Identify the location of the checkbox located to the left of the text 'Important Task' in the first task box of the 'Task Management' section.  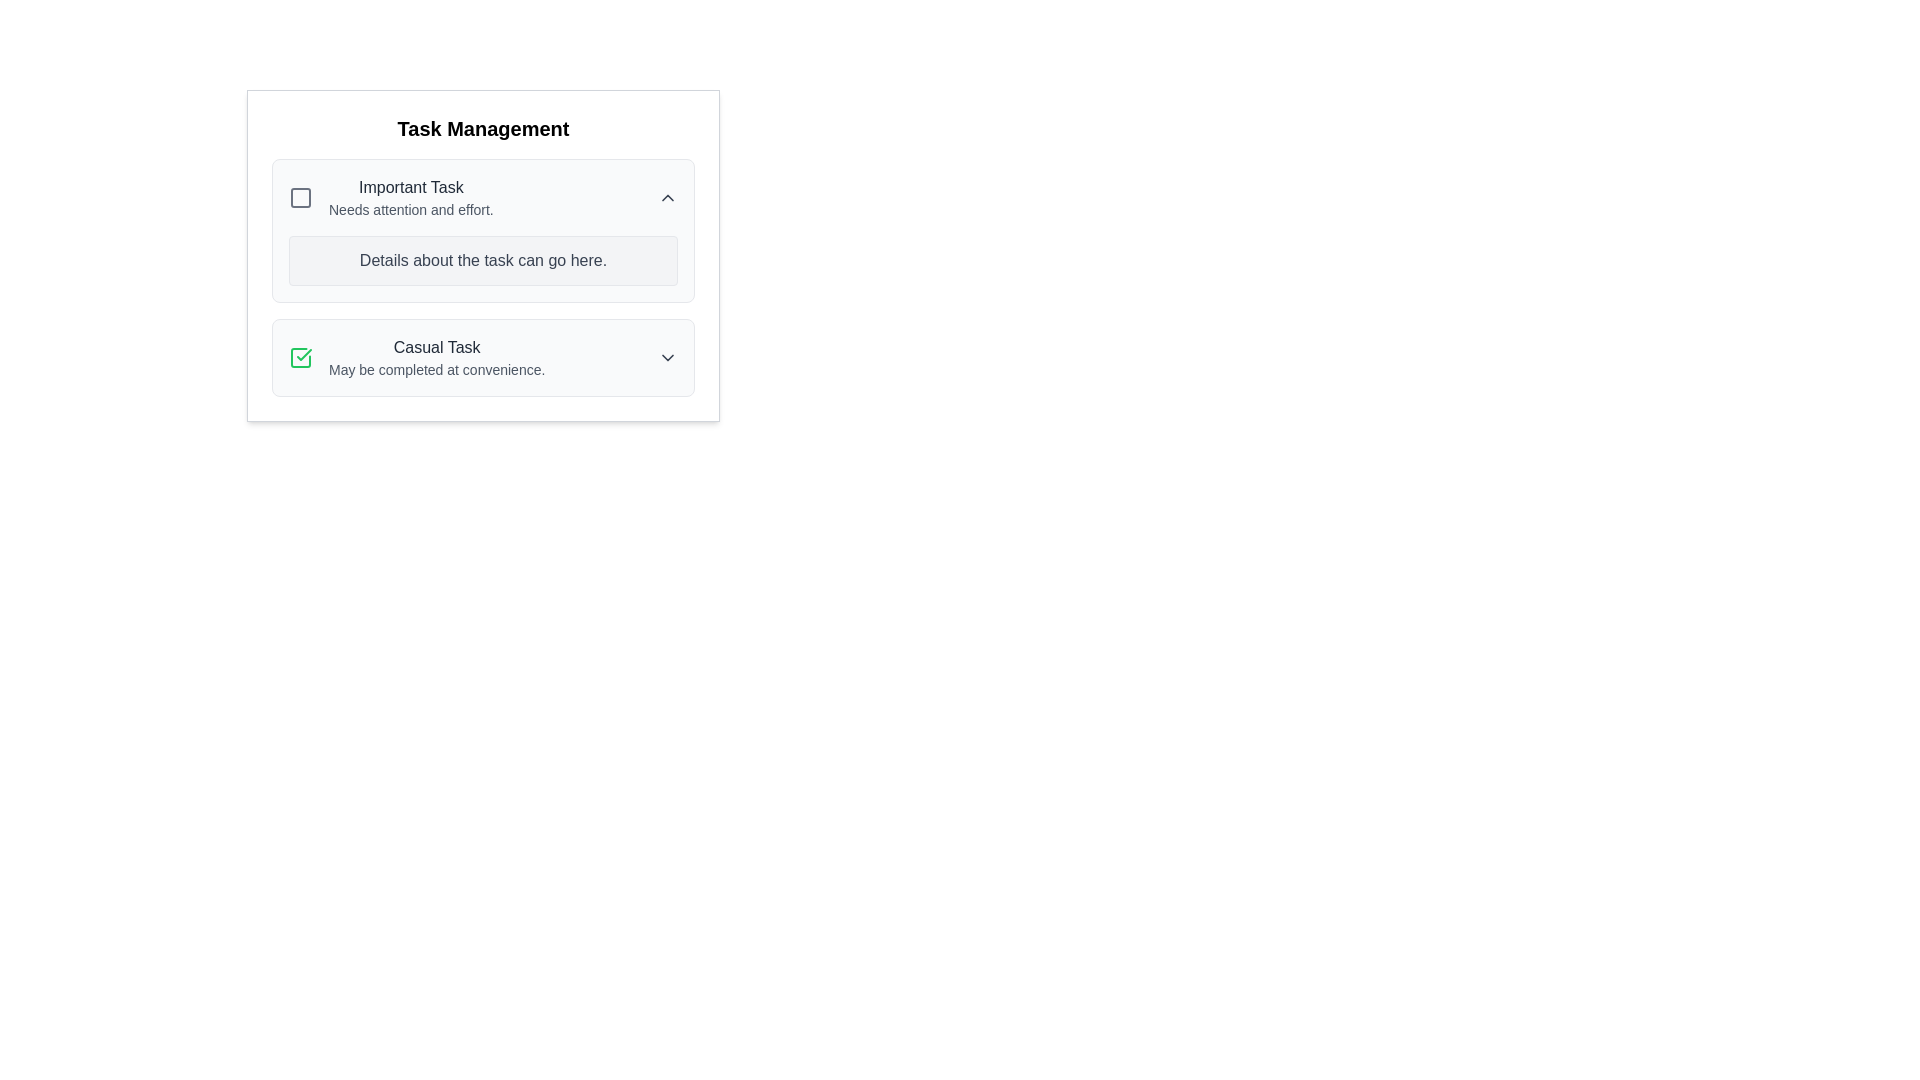
(300, 197).